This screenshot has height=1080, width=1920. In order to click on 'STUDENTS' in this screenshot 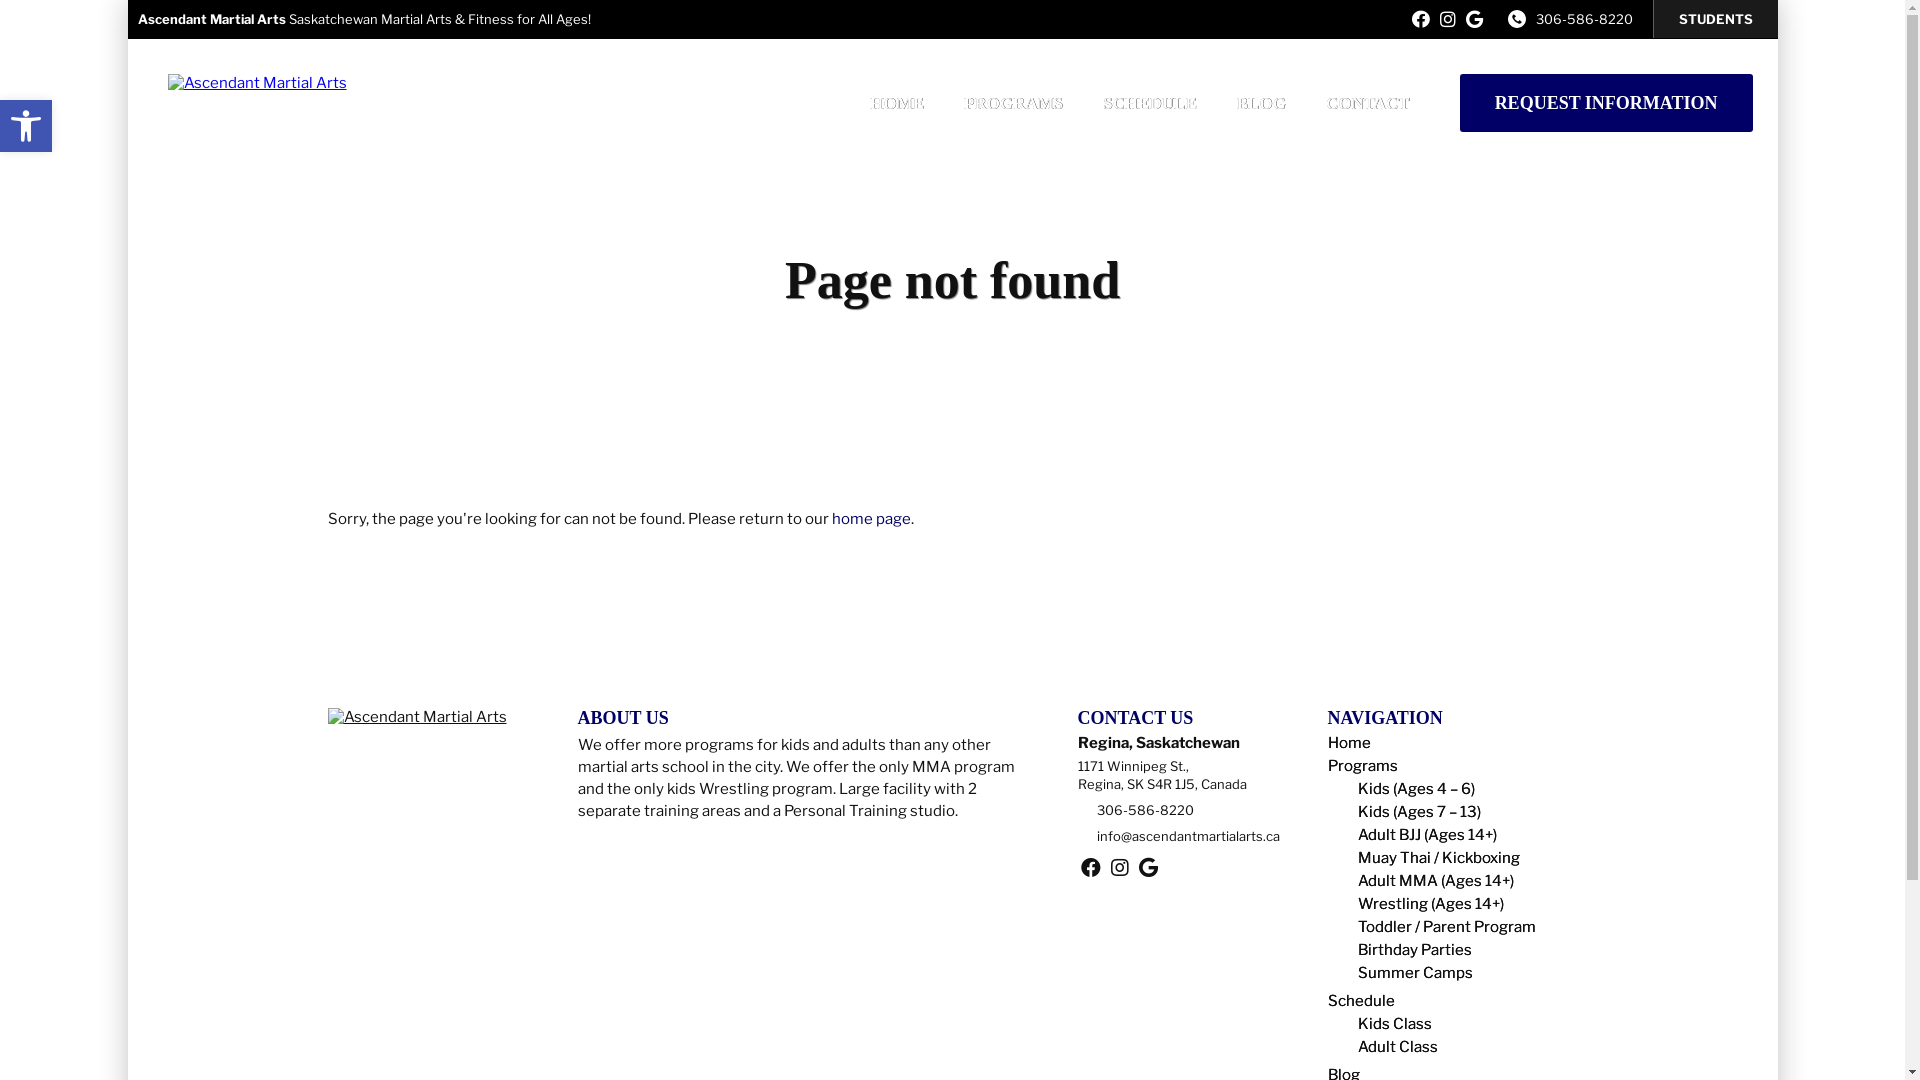, I will do `click(1678, 19)`.